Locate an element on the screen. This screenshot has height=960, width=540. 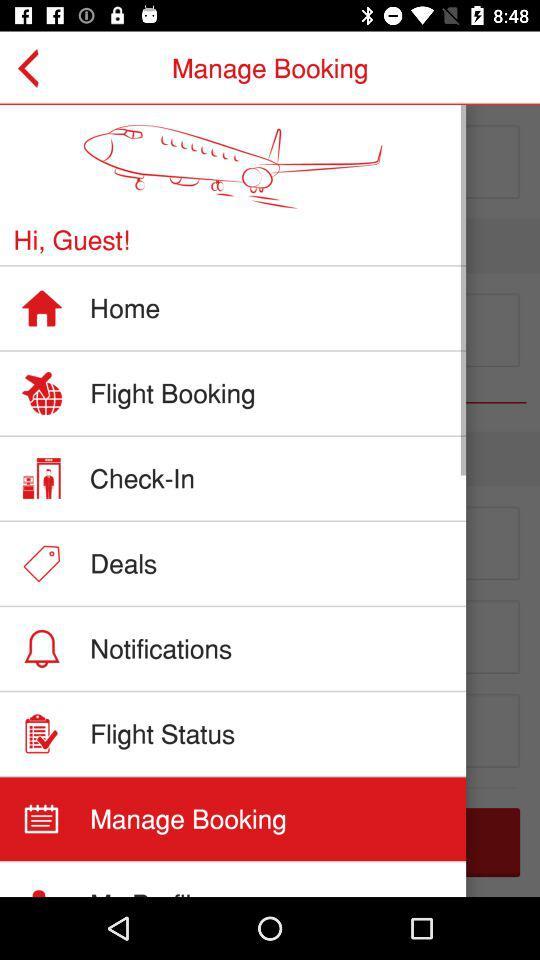
the text and symbol which is immediately below deals is located at coordinates (270, 651).